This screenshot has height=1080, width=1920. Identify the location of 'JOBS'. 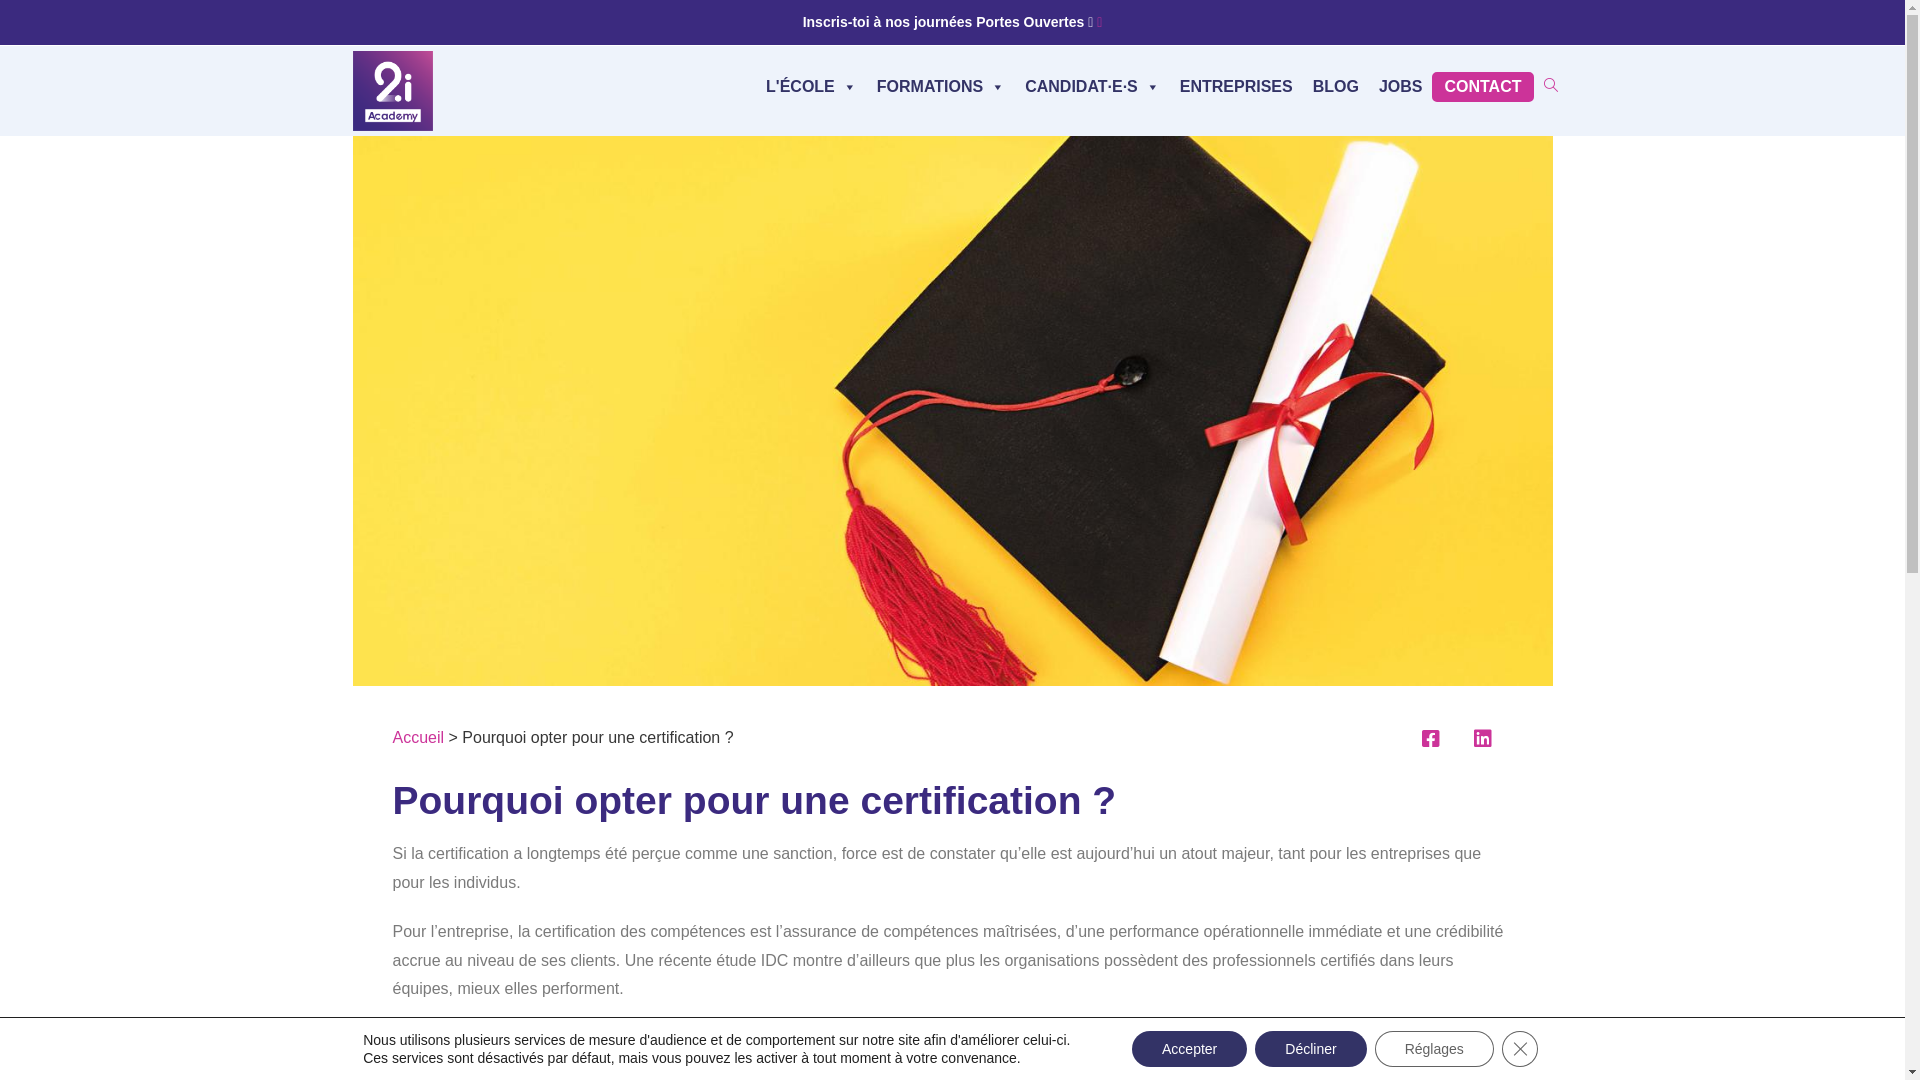
(1400, 86).